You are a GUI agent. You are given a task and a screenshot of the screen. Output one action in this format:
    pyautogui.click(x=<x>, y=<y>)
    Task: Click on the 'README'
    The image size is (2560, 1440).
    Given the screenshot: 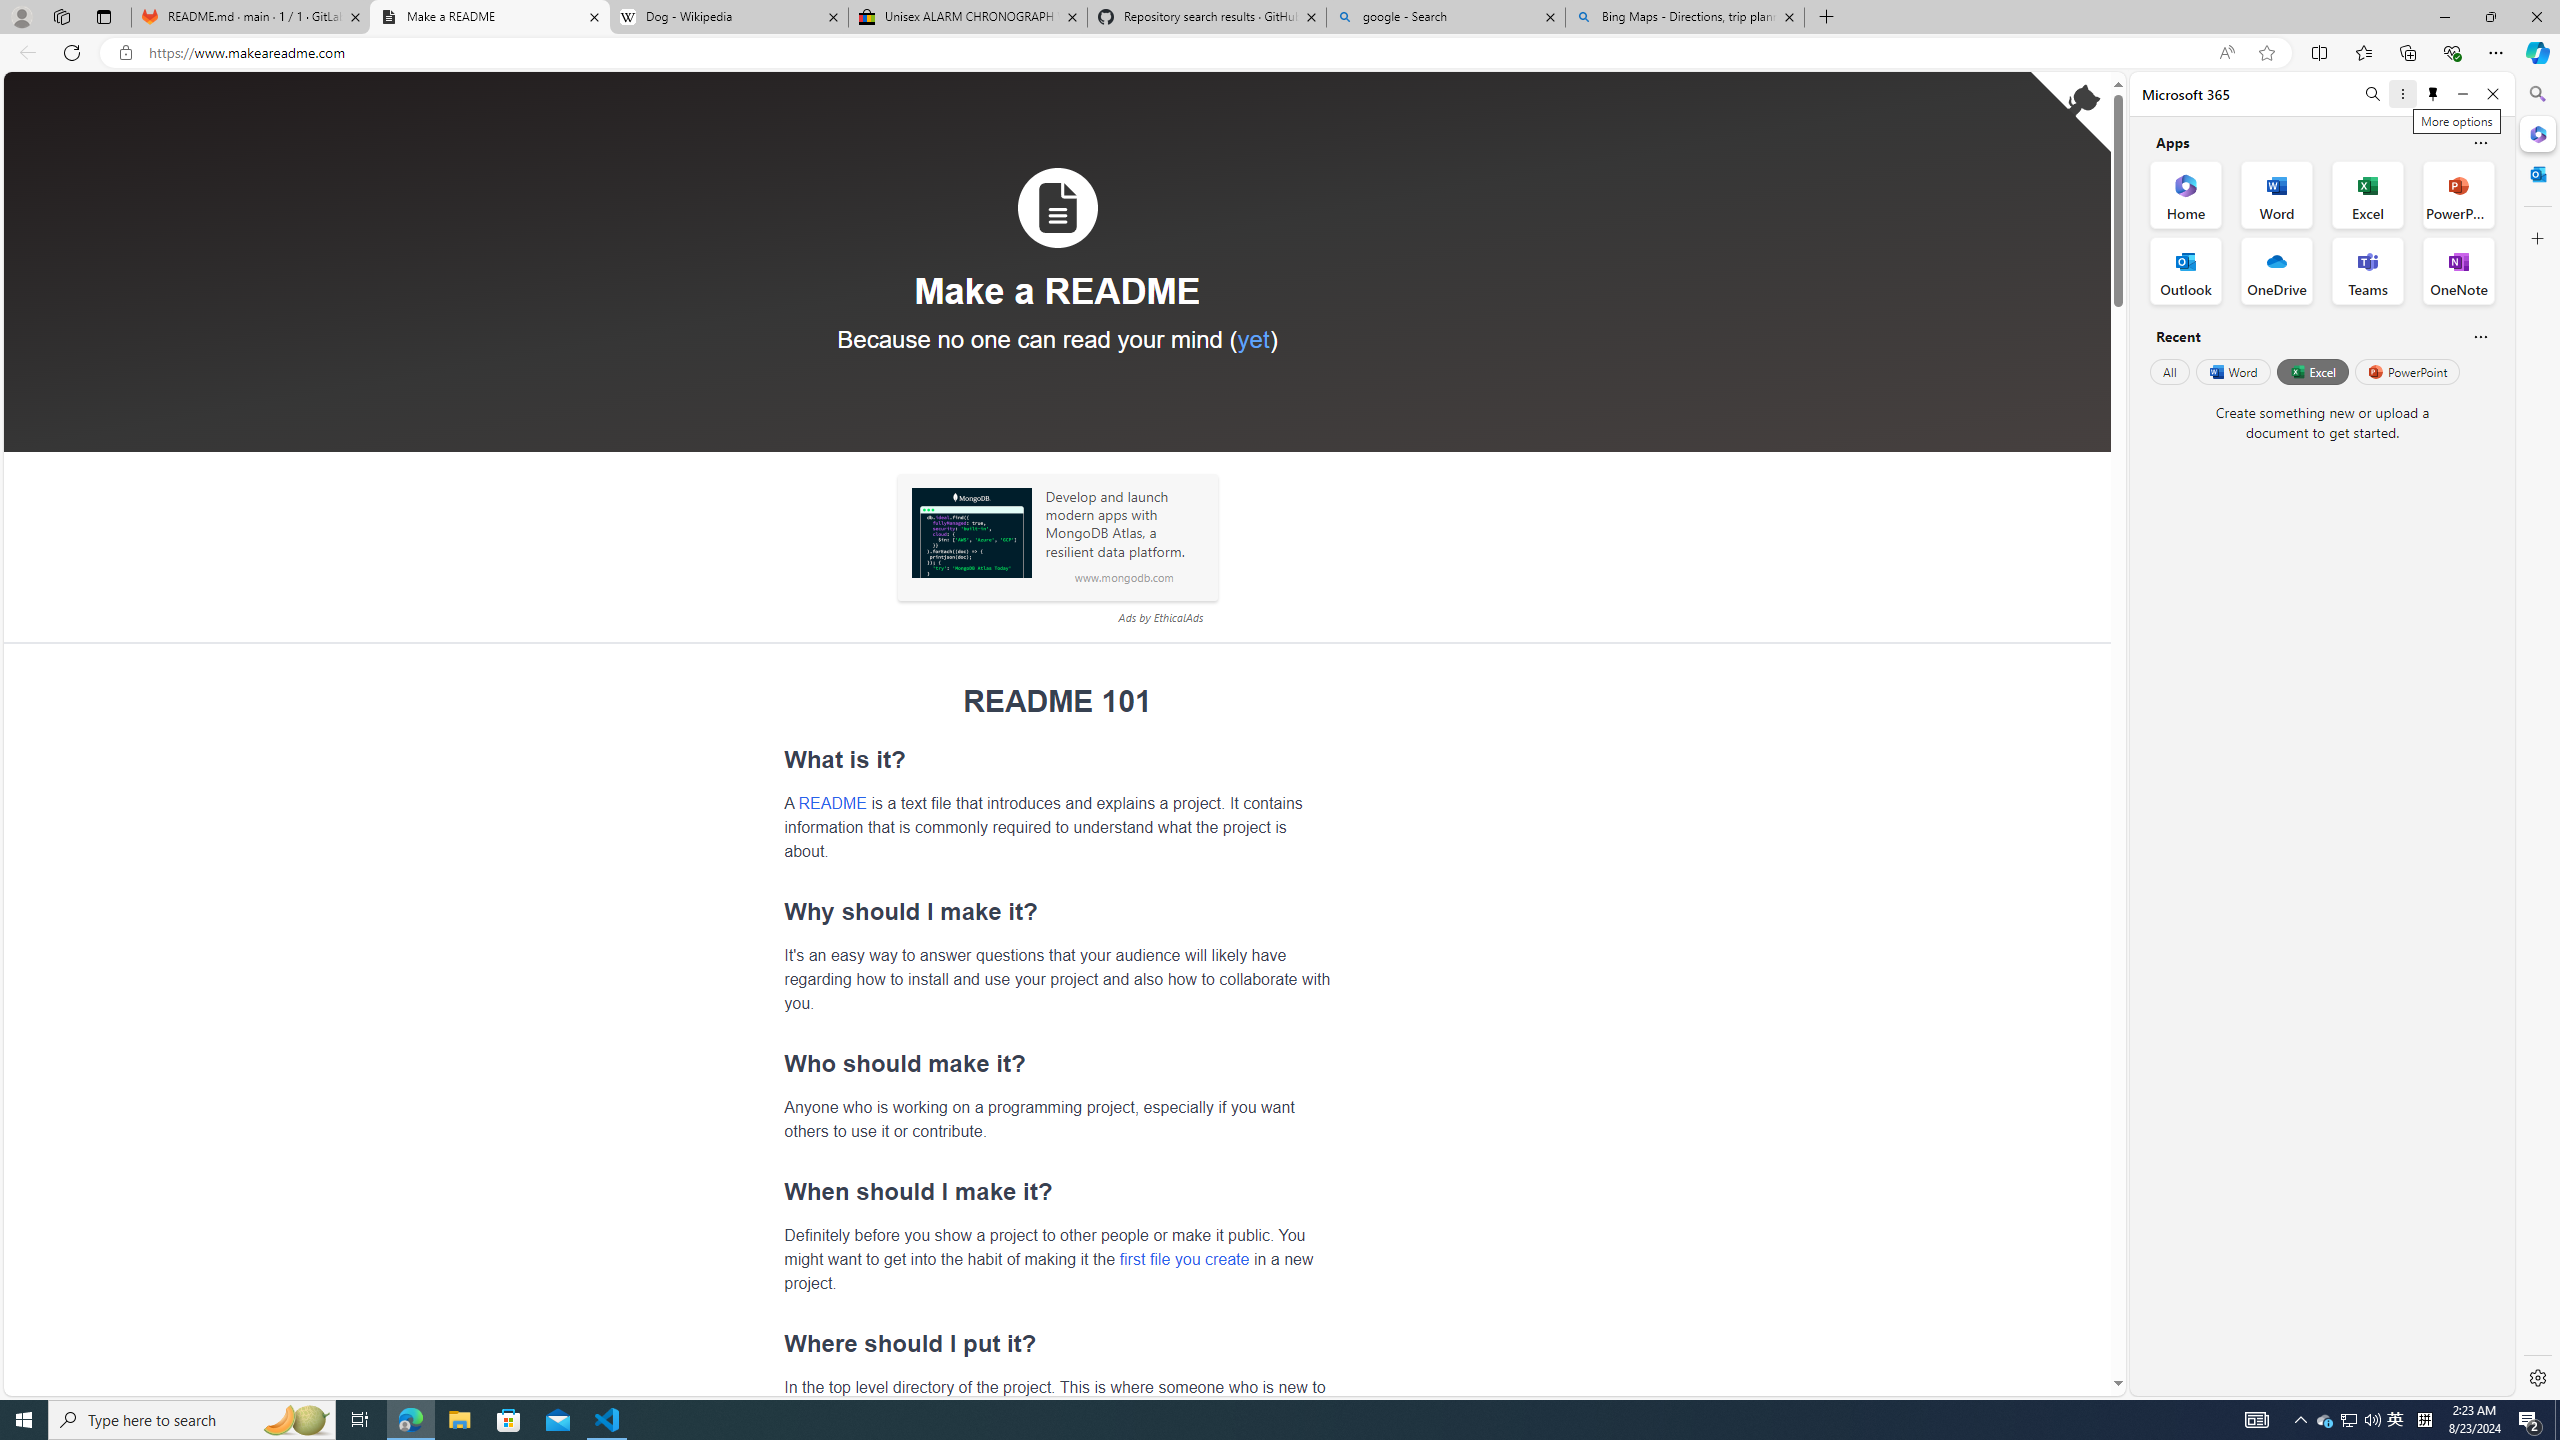 What is the action you would take?
    pyautogui.click(x=832, y=801)
    